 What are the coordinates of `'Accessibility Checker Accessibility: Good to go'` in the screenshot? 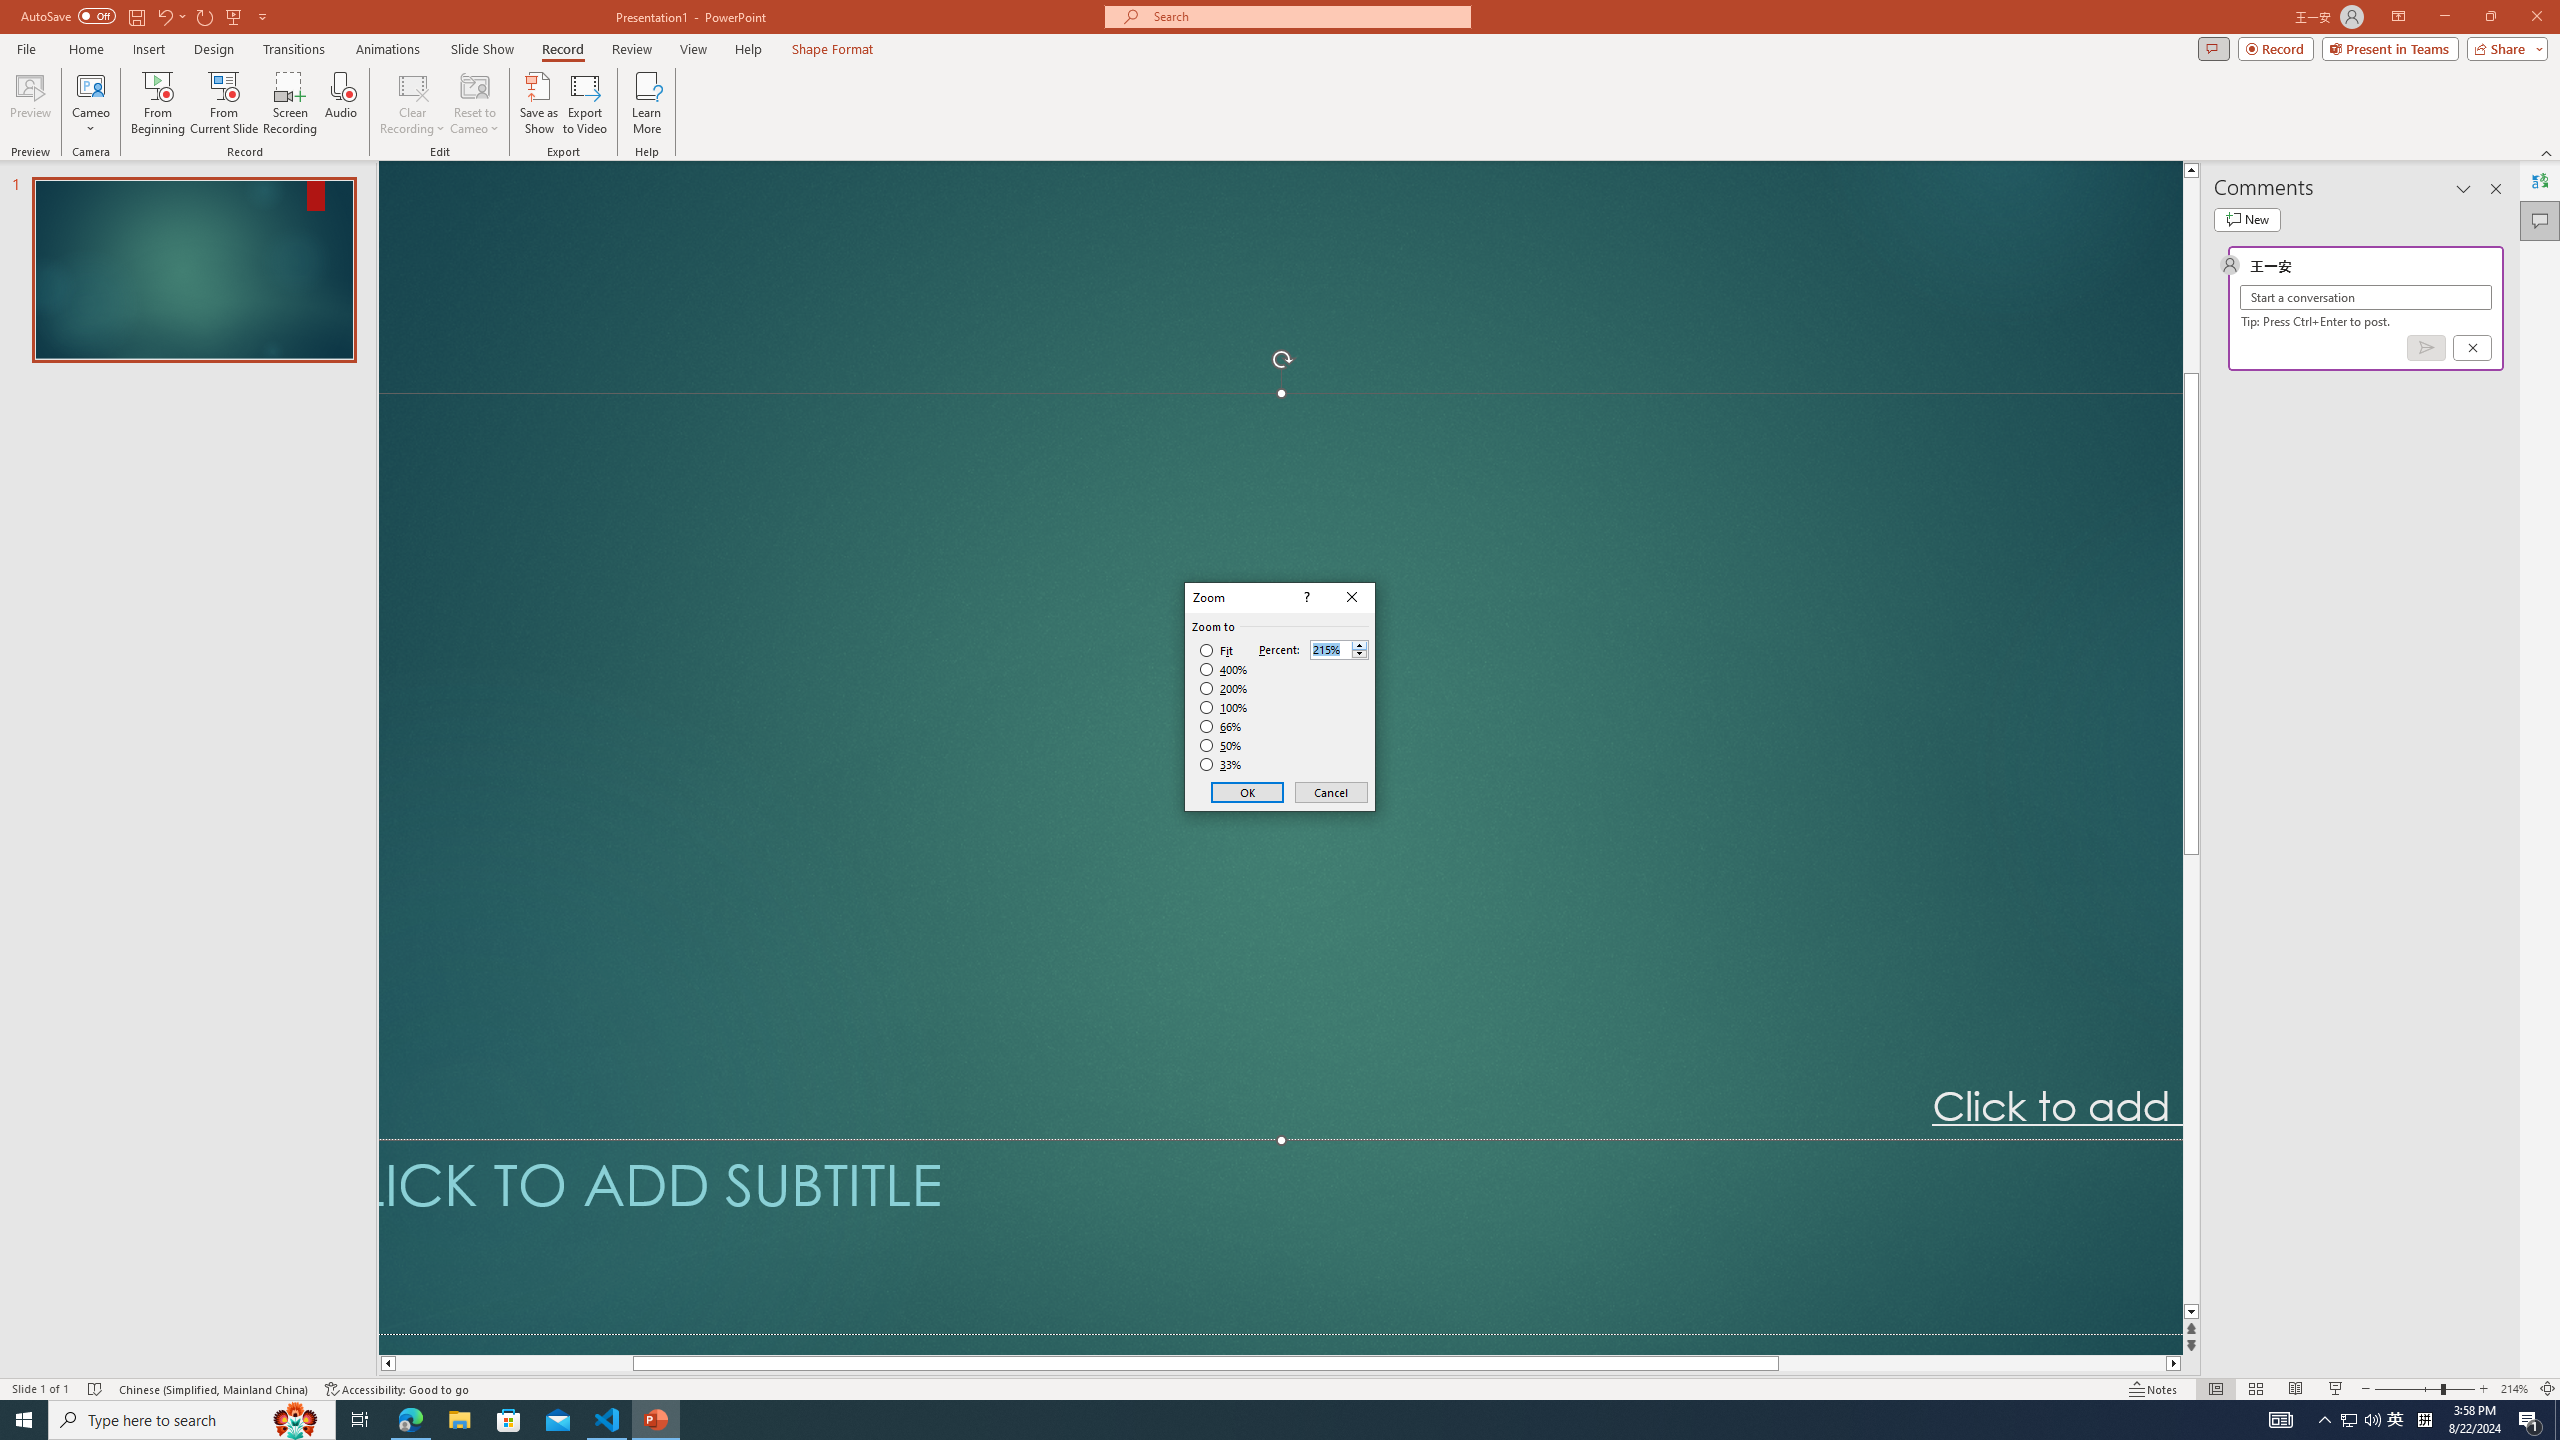 It's located at (398, 1389).